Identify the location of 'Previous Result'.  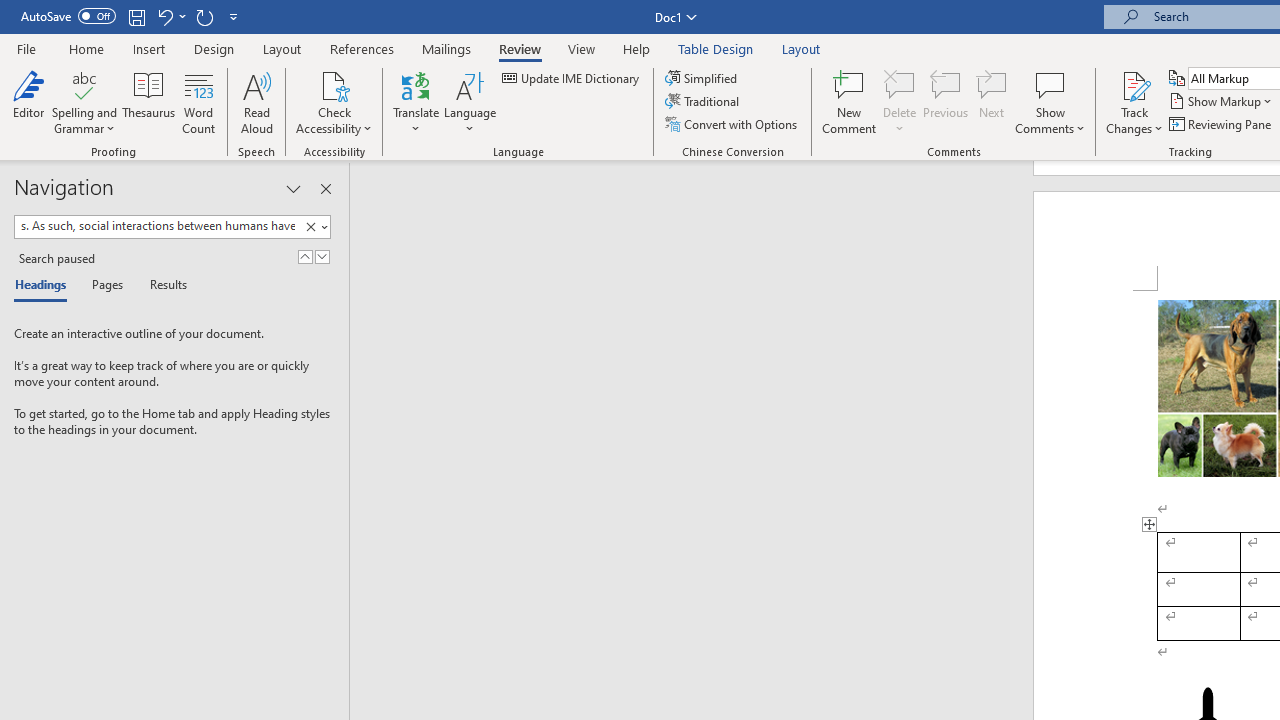
(304, 256).